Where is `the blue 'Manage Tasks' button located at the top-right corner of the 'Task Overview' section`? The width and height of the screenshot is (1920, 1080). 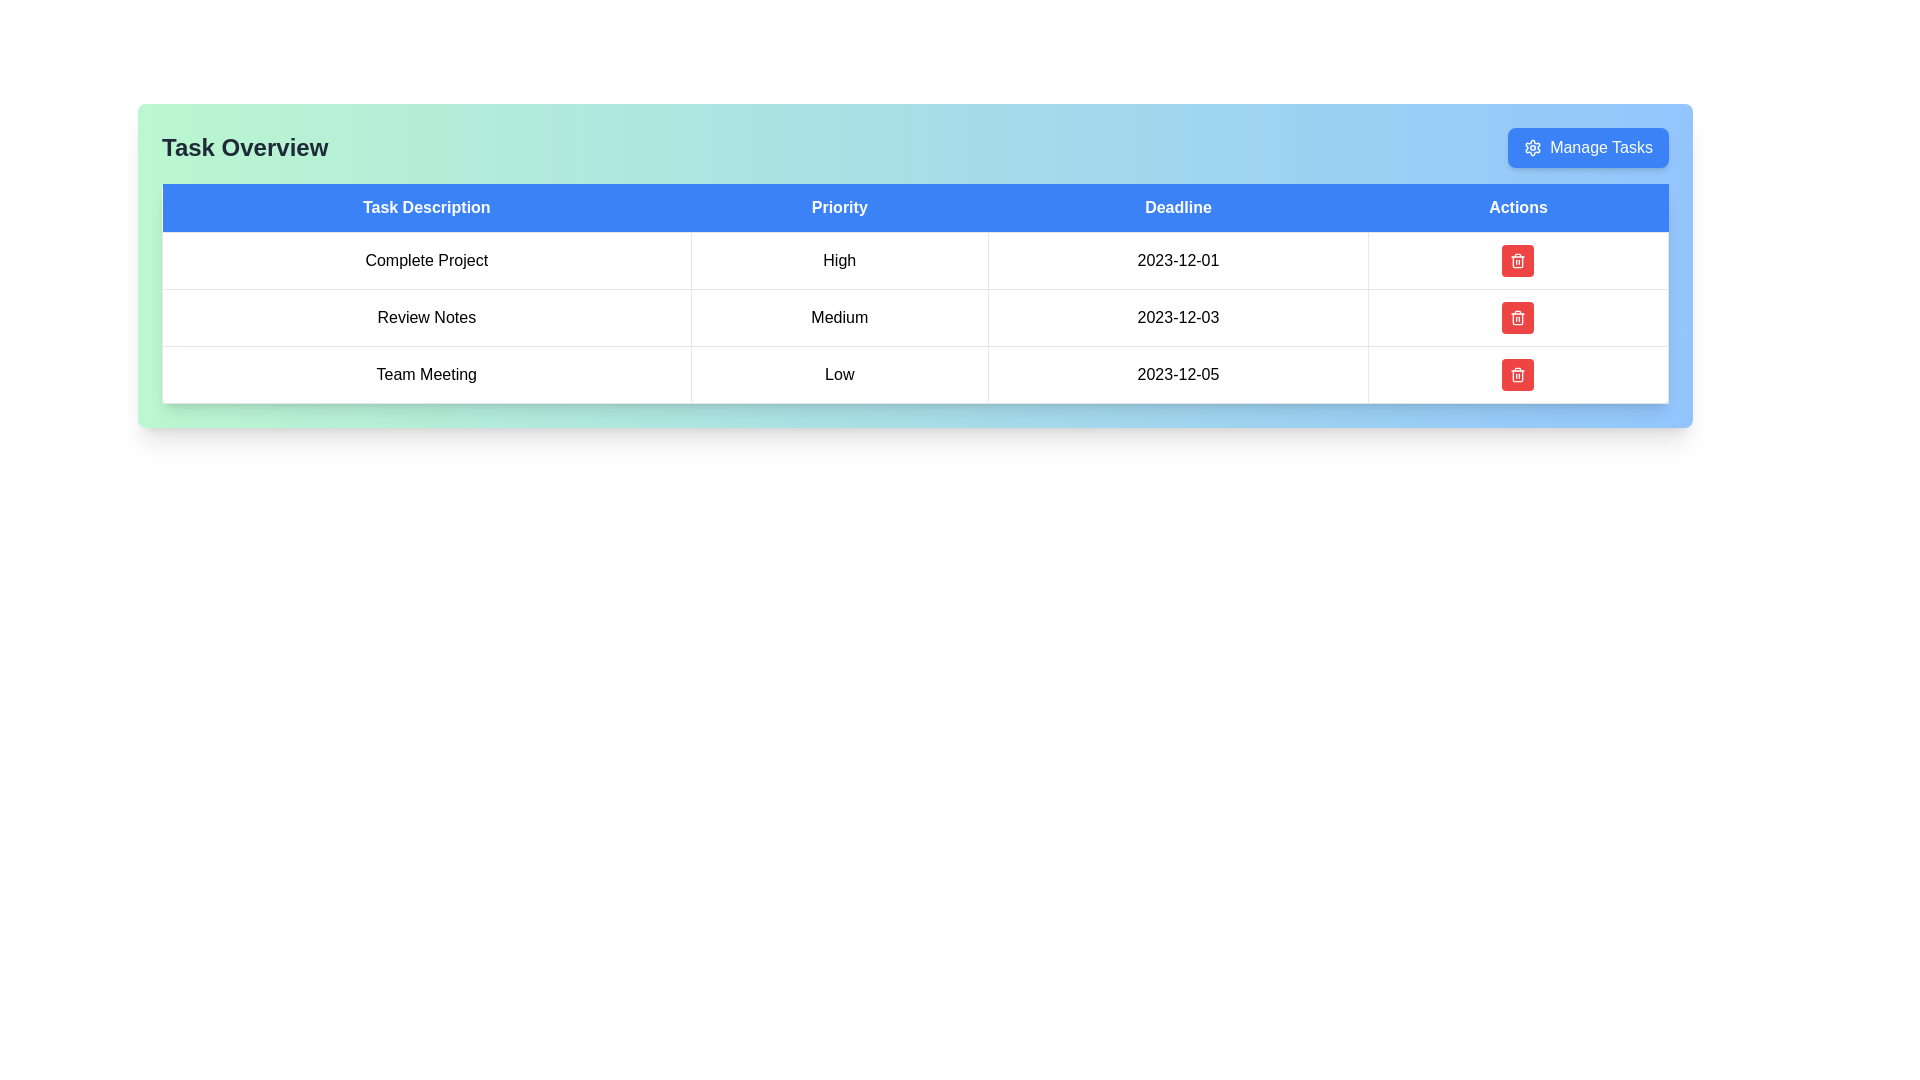 the blue 'Manage Tasks' button located at the top-right corner of the 'Task Overview' section is located at coordinates (1587, 146).